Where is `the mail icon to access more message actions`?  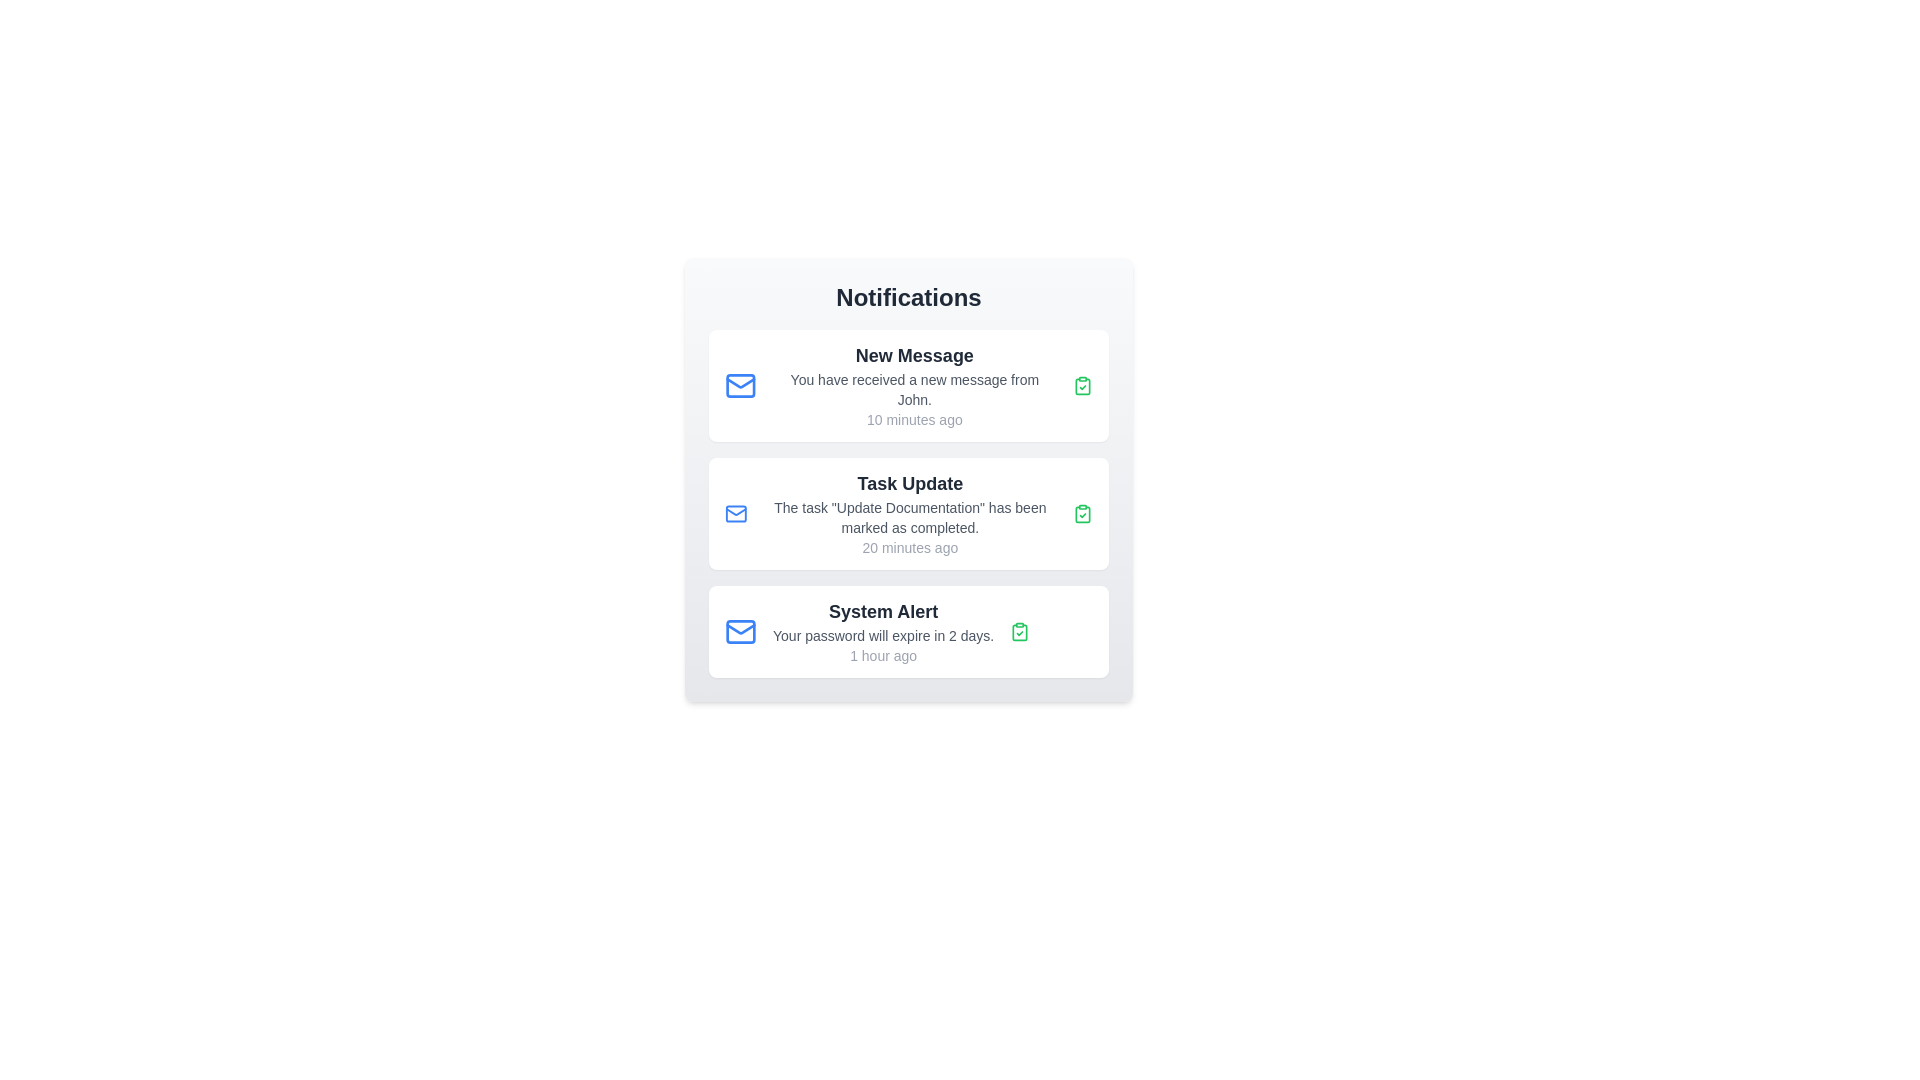 the mail icon to access more message actions is located at coordinates (739, 385).